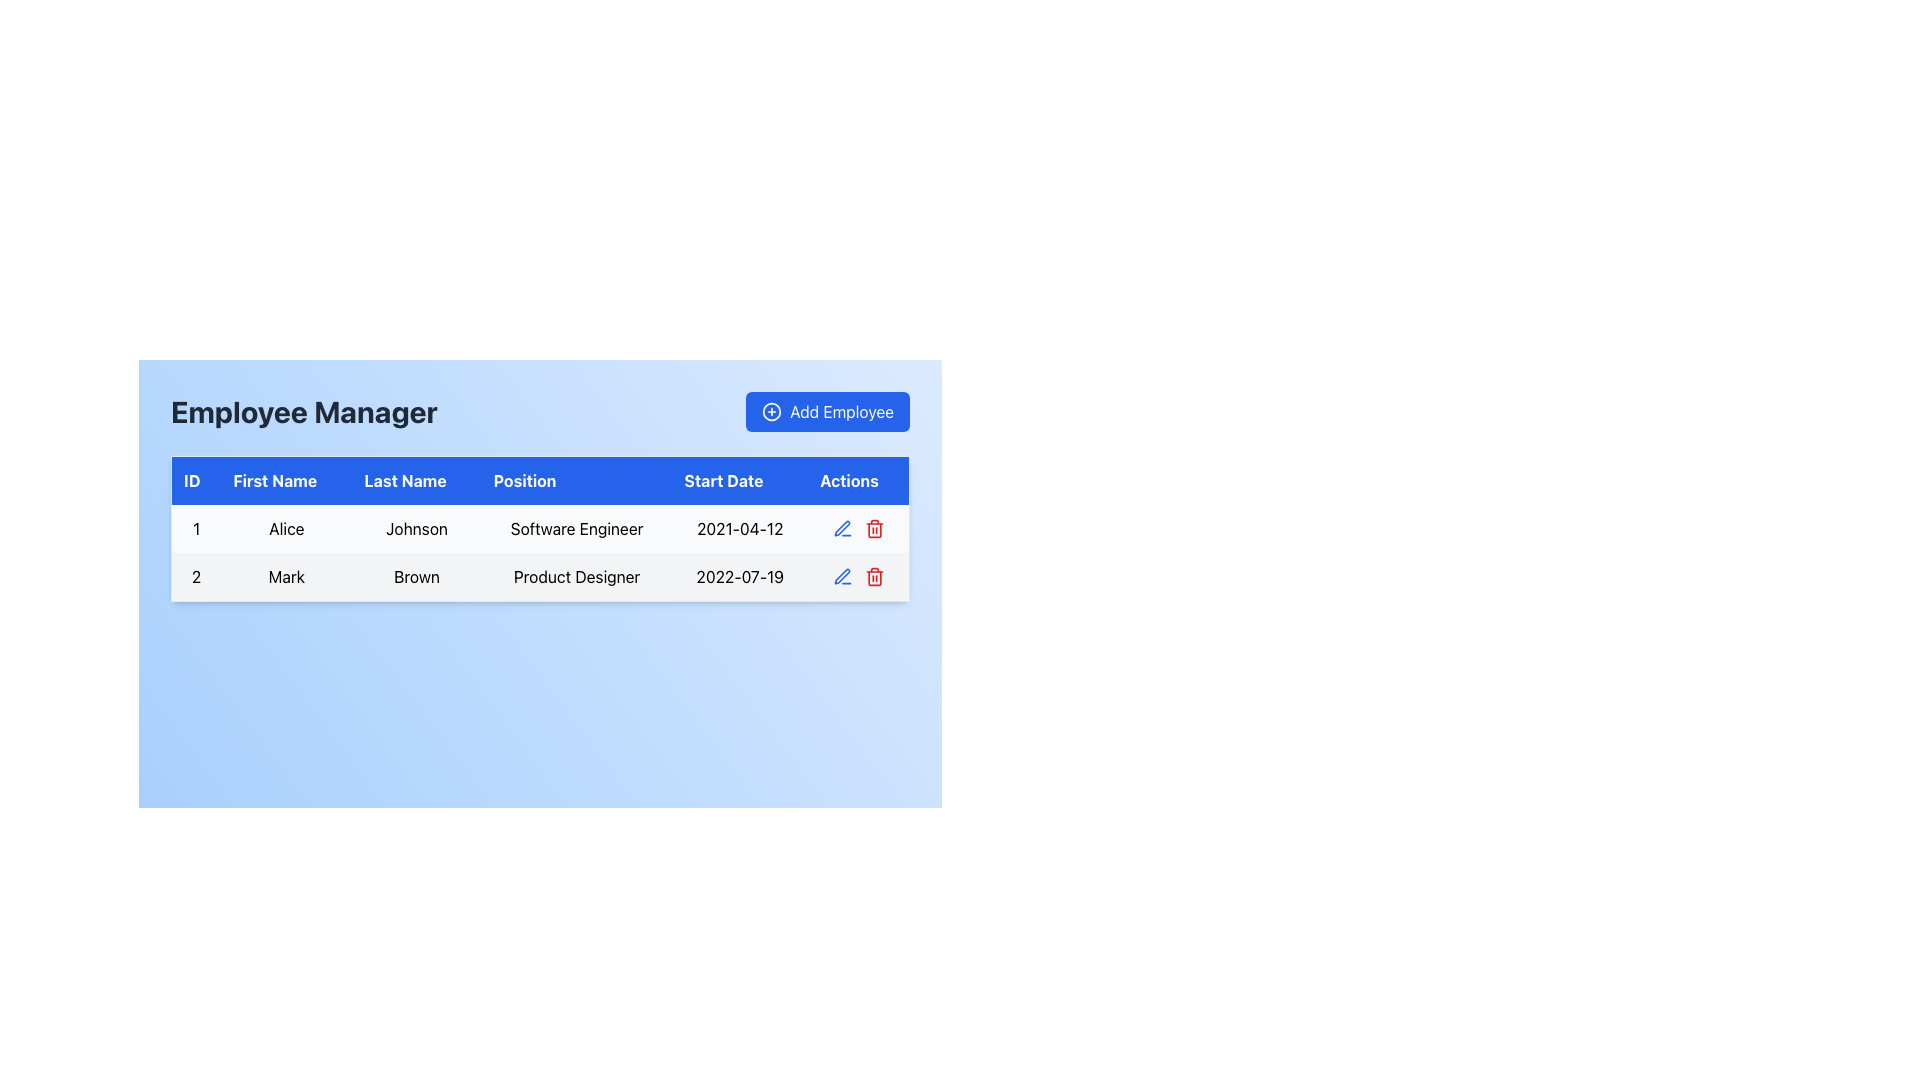 This screenshot has width=1920, height=1080. Describe the element at coordinates (285, 527) in the screenshot. I see `the text label displaying 'Alice' in the 'First Name' column of the table` at that location.